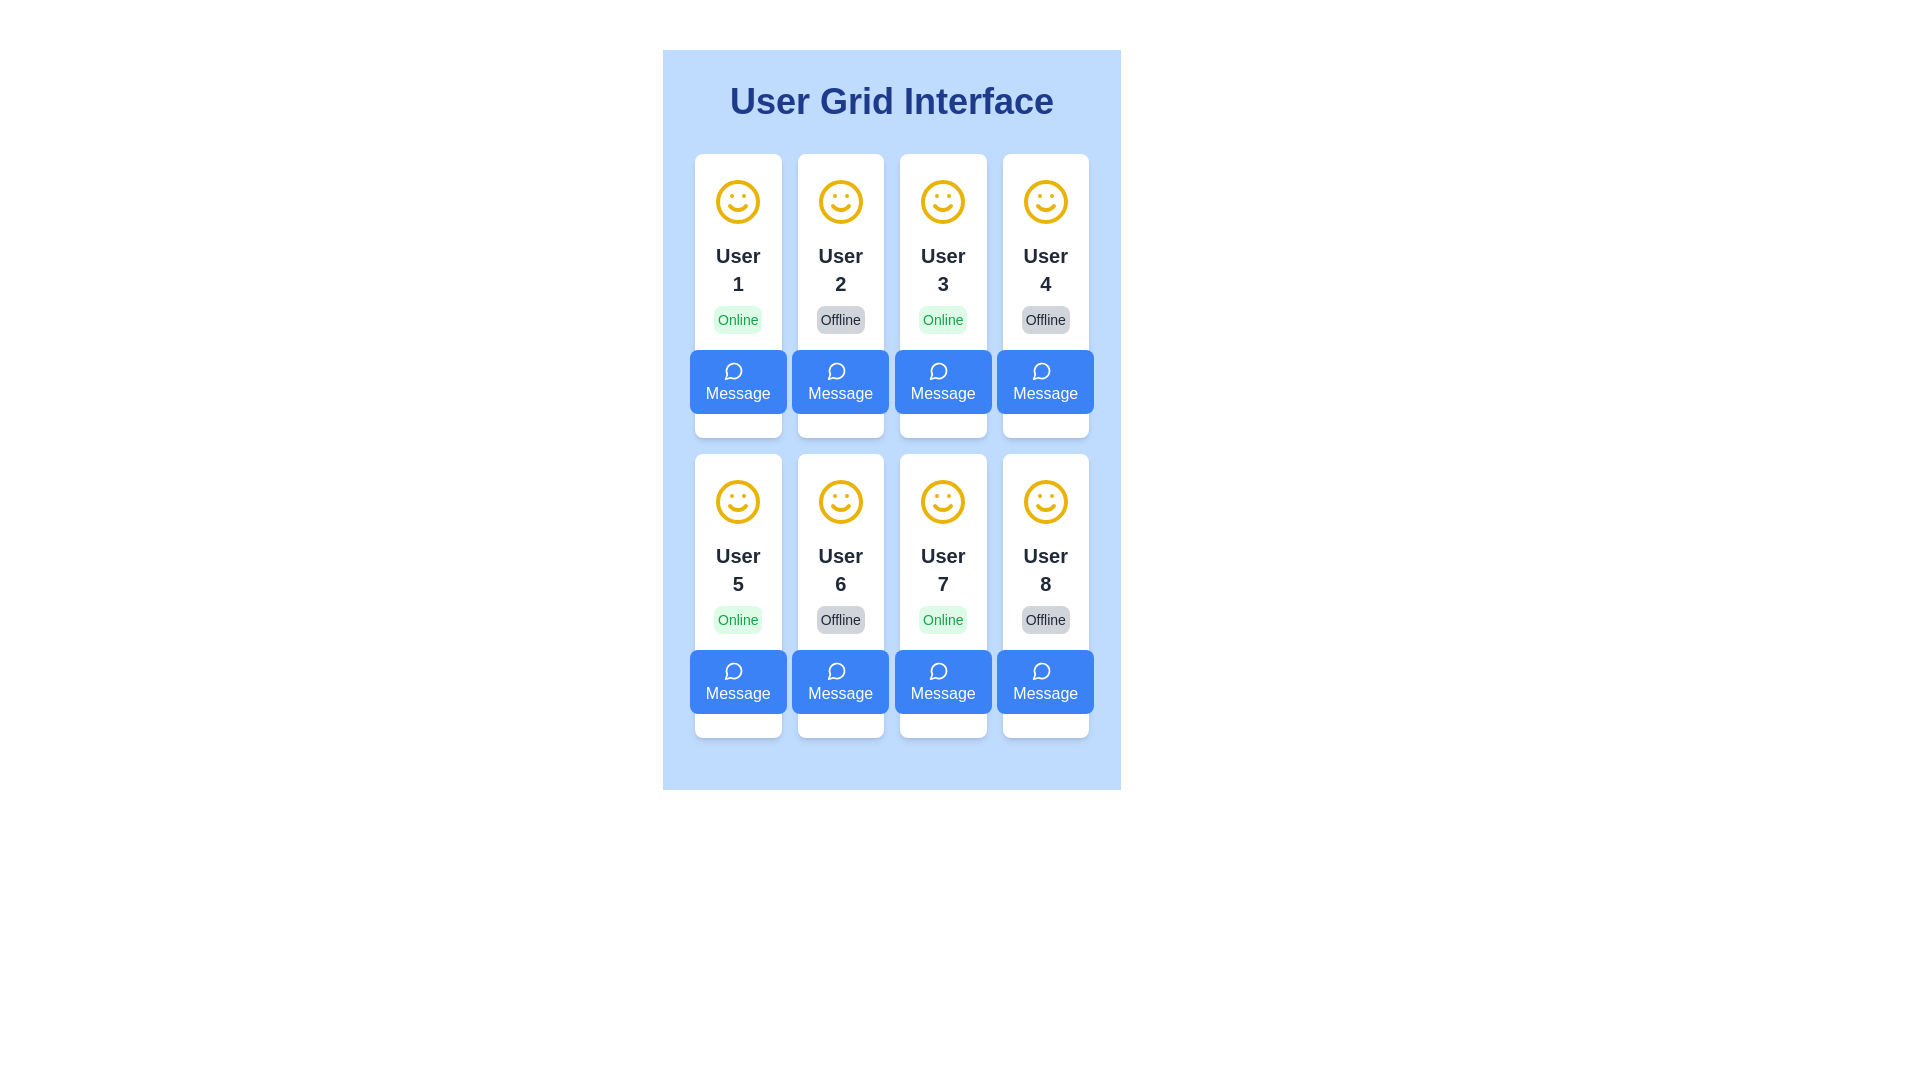 This screenshot has width=1920, height=1080. Describe the element at coordinates (836, 371) in the screenshot. I see `the 'Message' button associated with 'User 2'` at that location.